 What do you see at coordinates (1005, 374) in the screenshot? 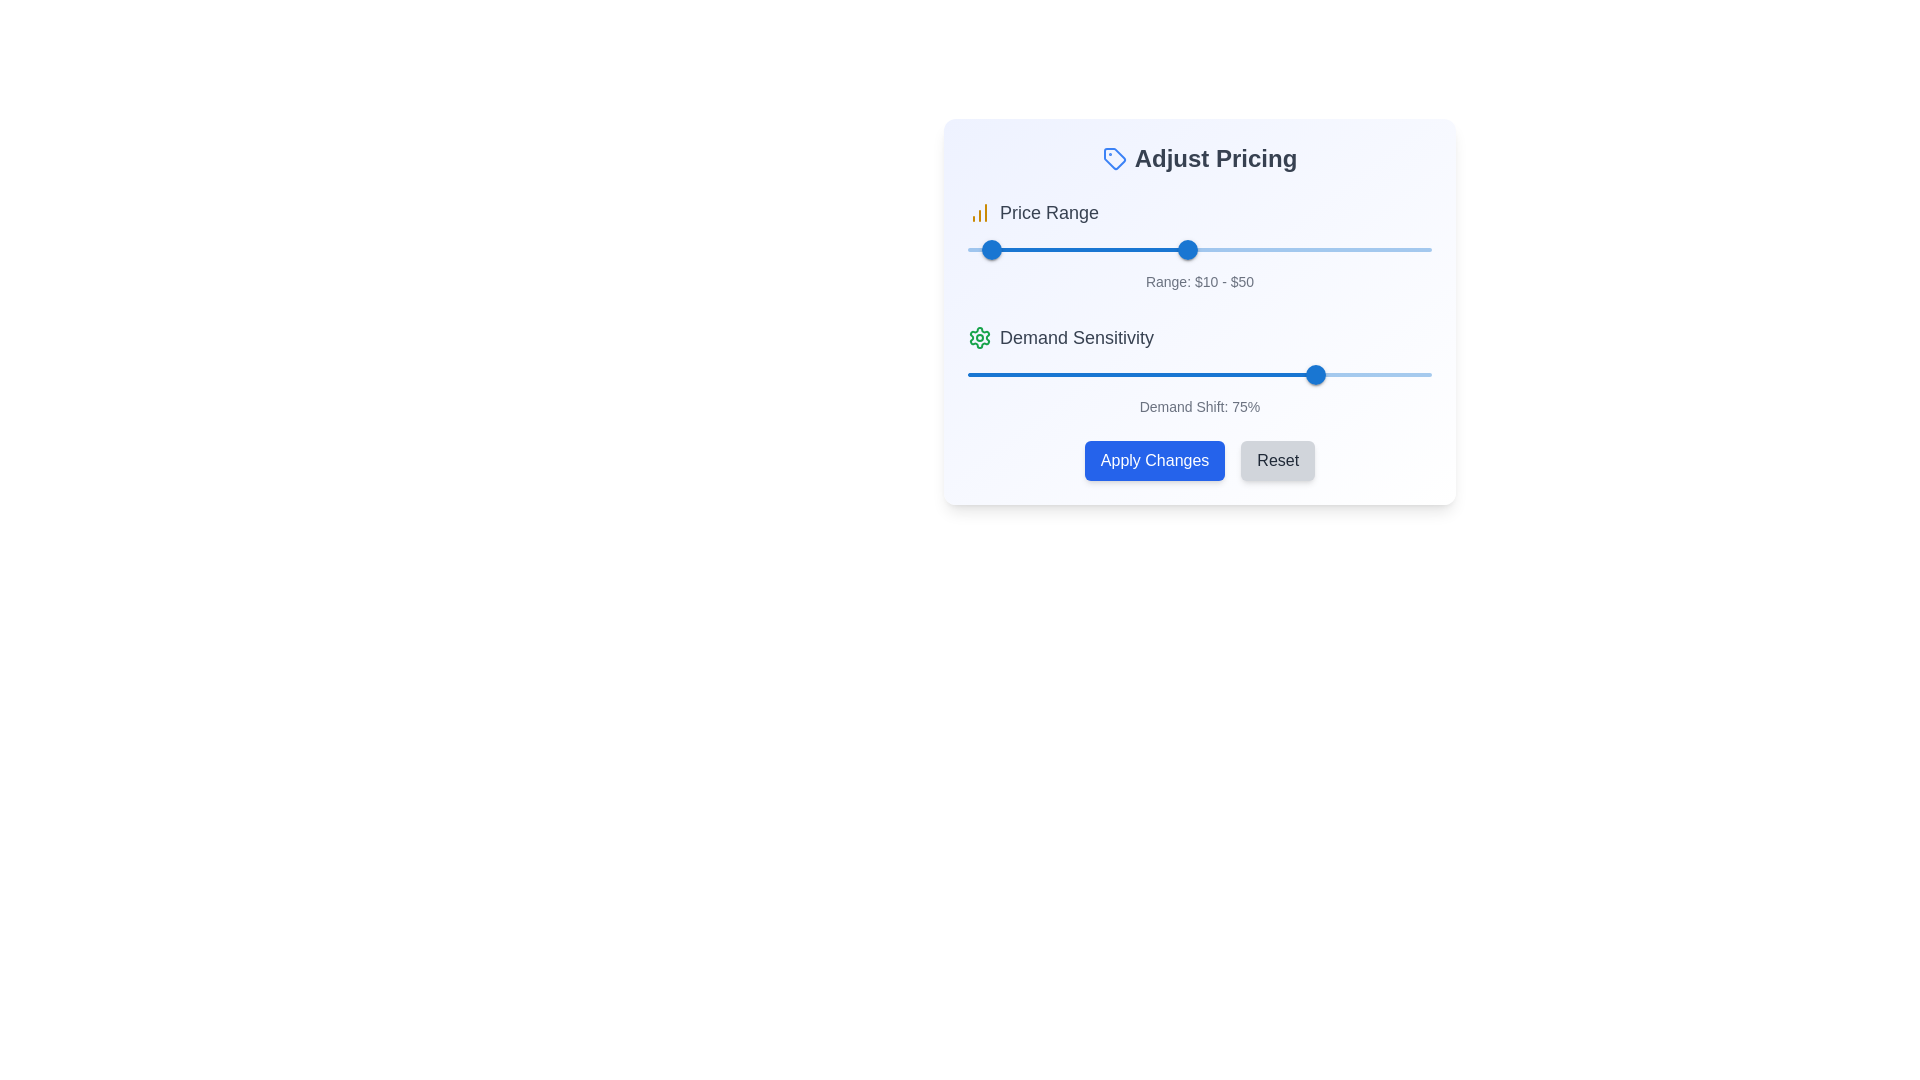
I see `Demand Sensitivity` at bounding box center [1005, 374].